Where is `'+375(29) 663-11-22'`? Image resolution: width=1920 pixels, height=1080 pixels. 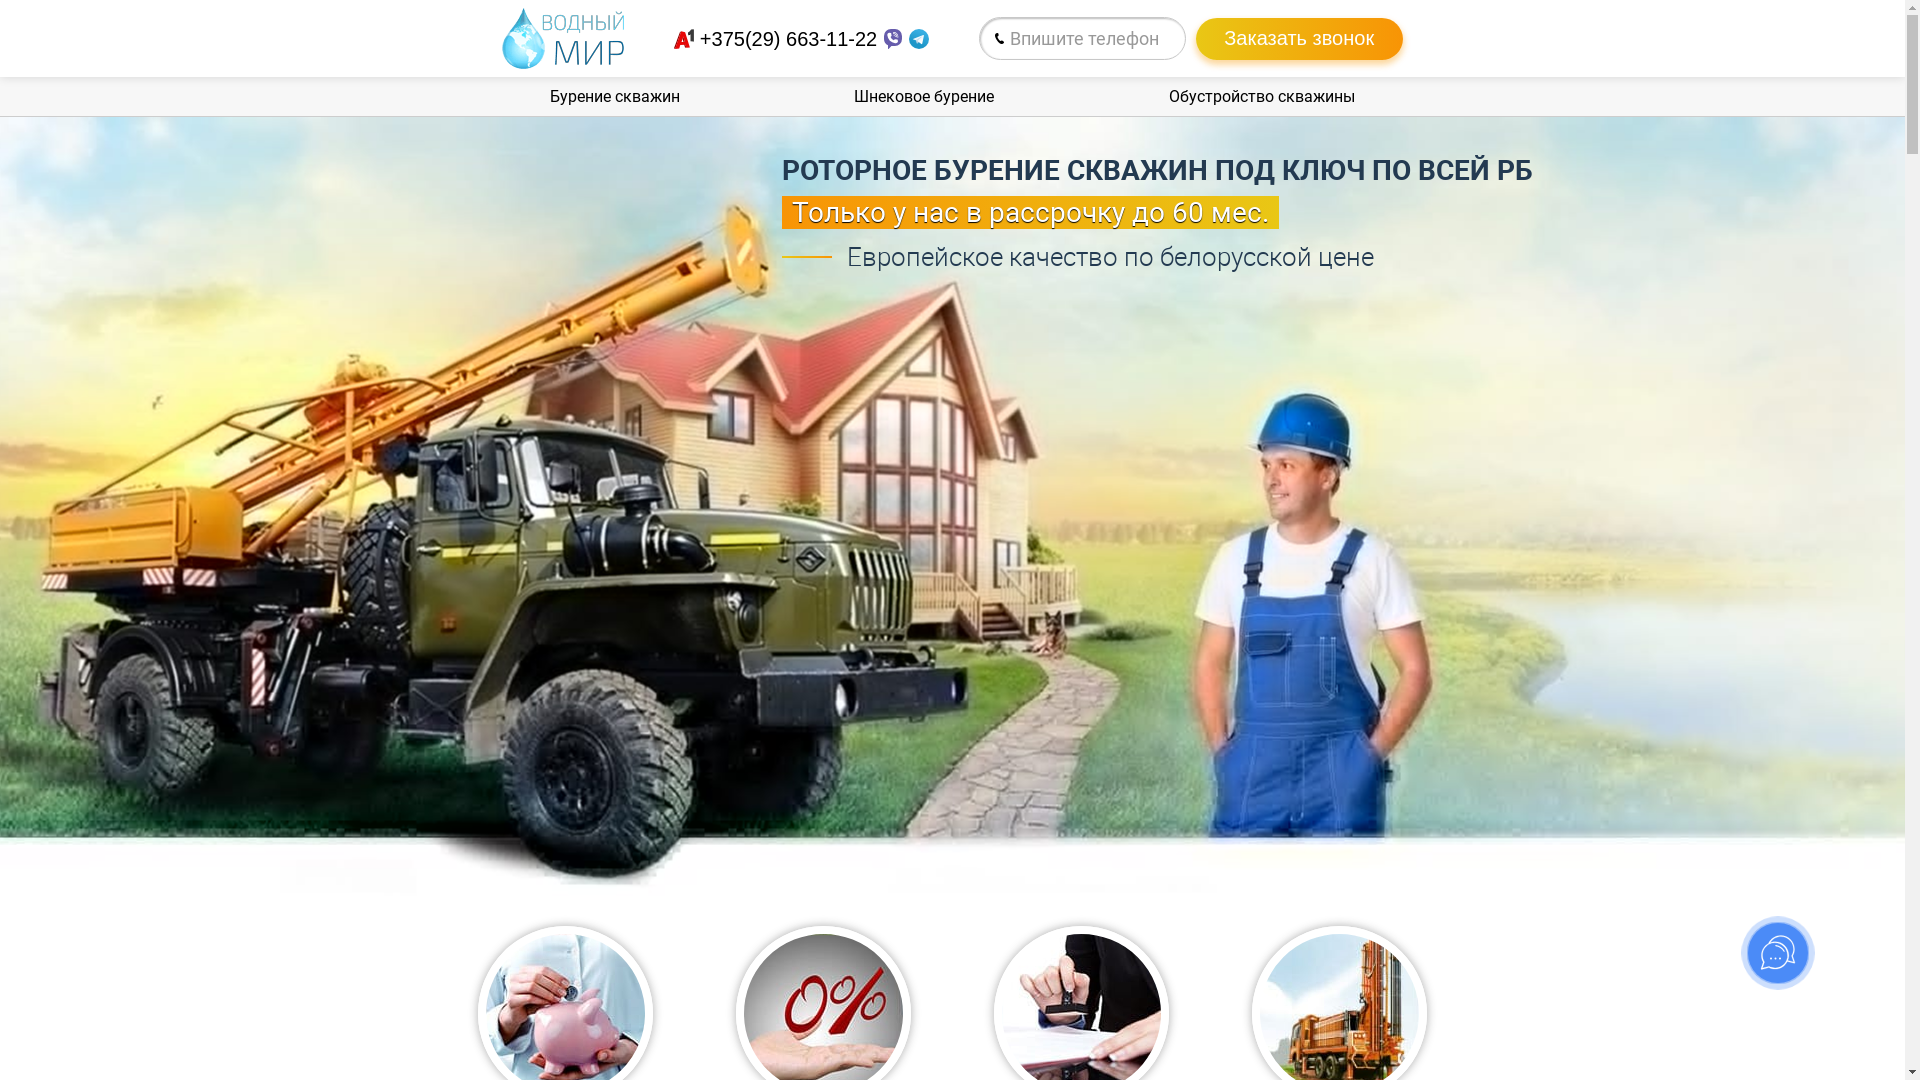
'+375(29) 663-11-22' is located at coordinates (787, 38).